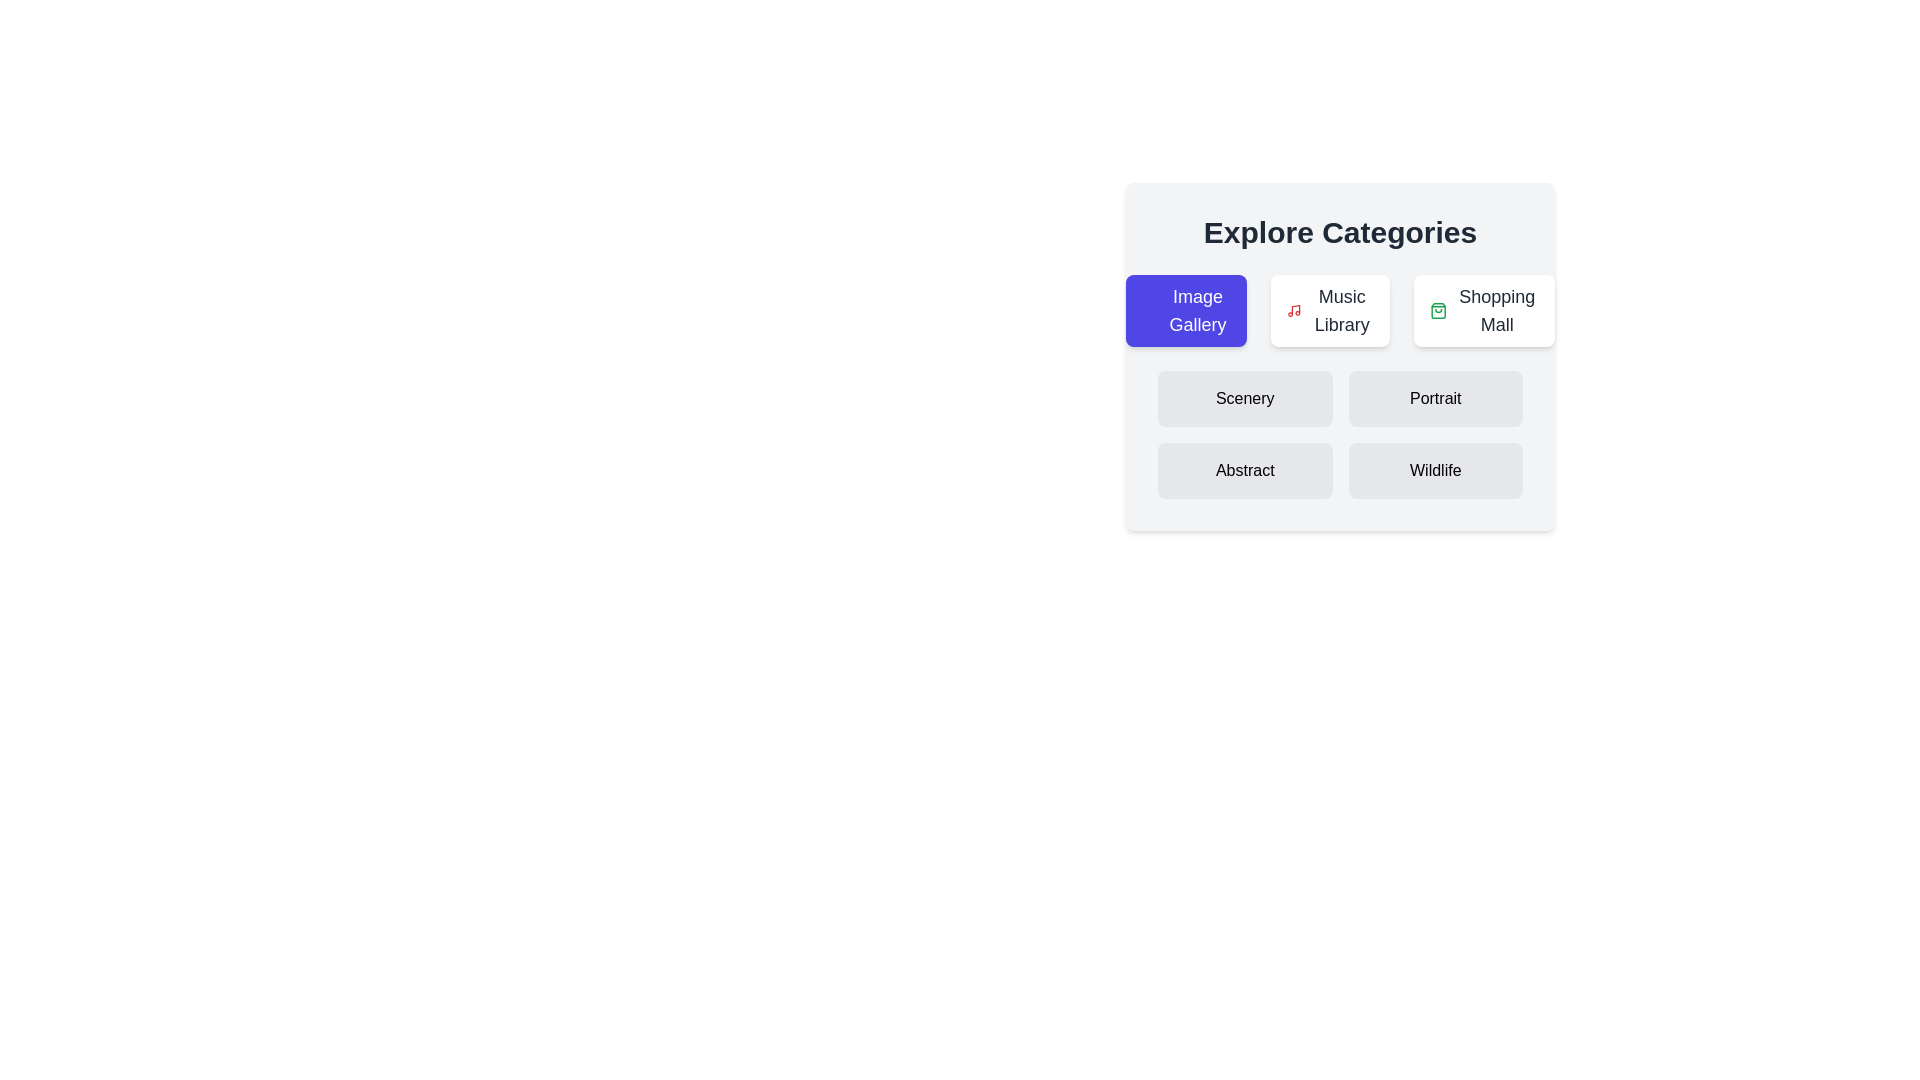 The width and height of the screenshot is (1920, 1080). Describe the element at coordinates (1340, 311) in the screenshot. I see `the 'Music Library' button located between the 'Image Gallery' button and the 'Shopping Mall' button beneath the title 'Explore Categories'` at that location.